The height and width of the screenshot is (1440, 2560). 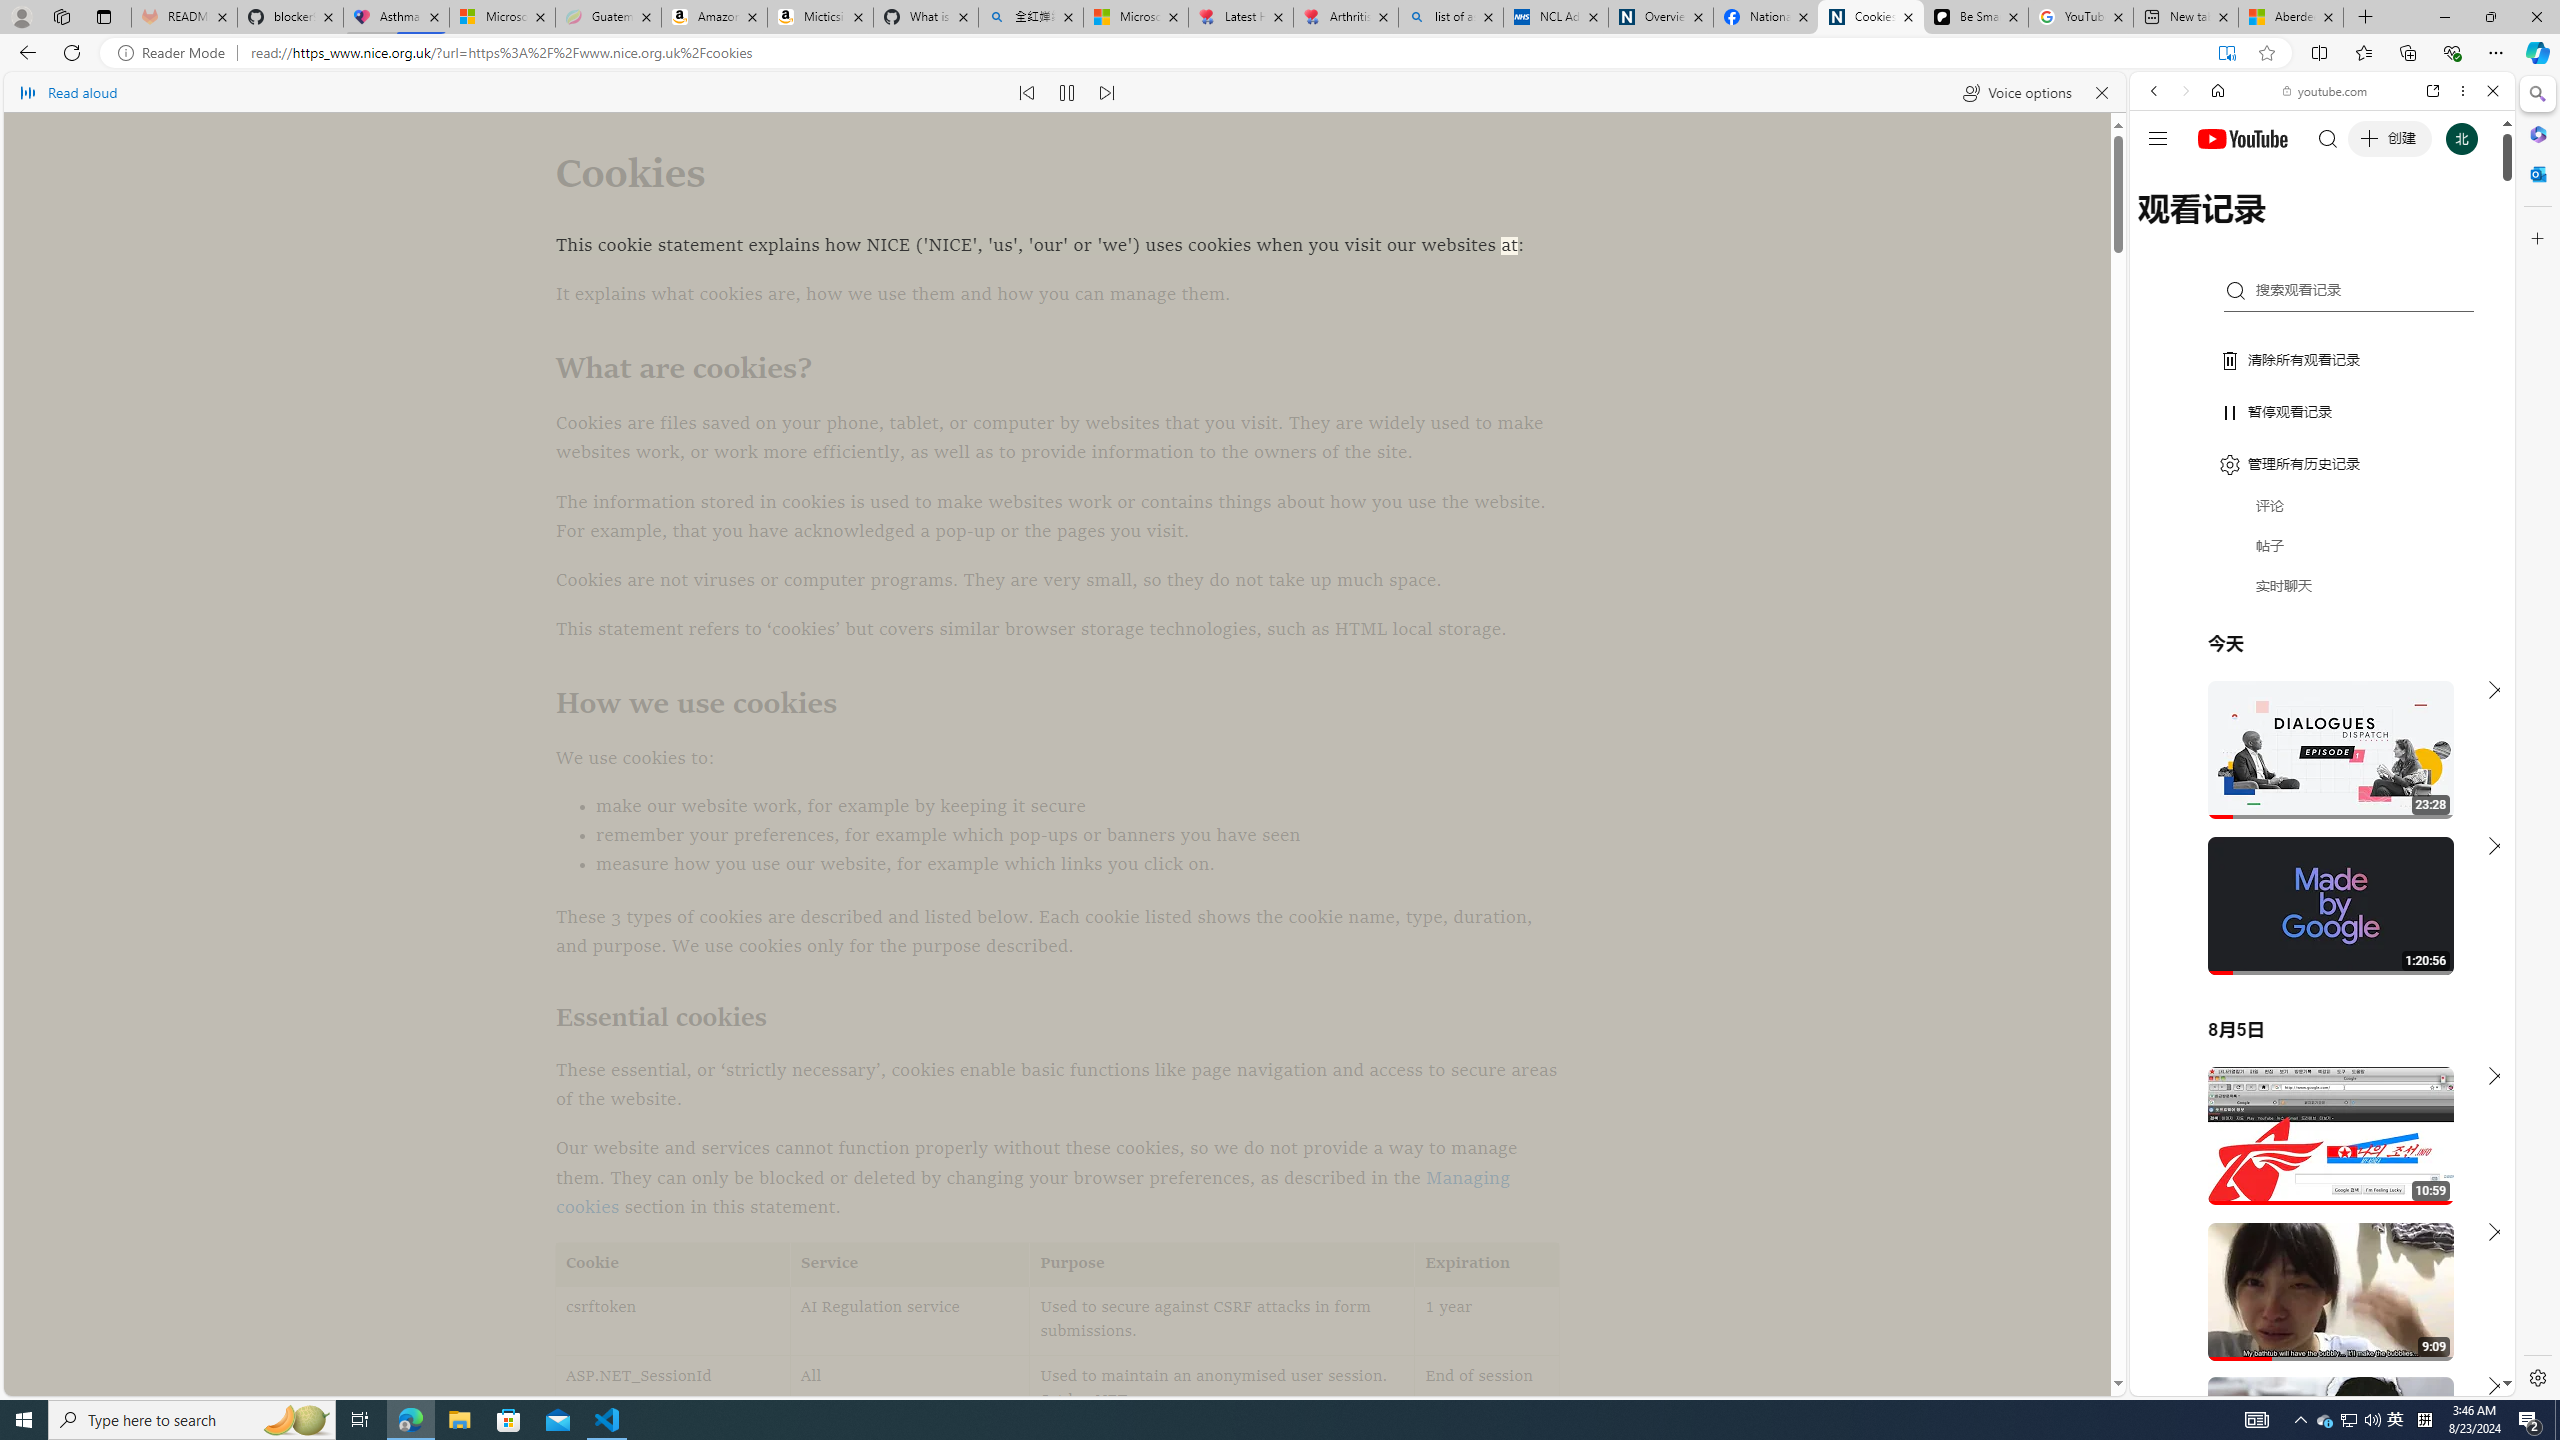 What do you see at coordinates (2314, 985) in the screenshot?
I see `'YouTube - YouTube'` at bounding box center [2314, 985].